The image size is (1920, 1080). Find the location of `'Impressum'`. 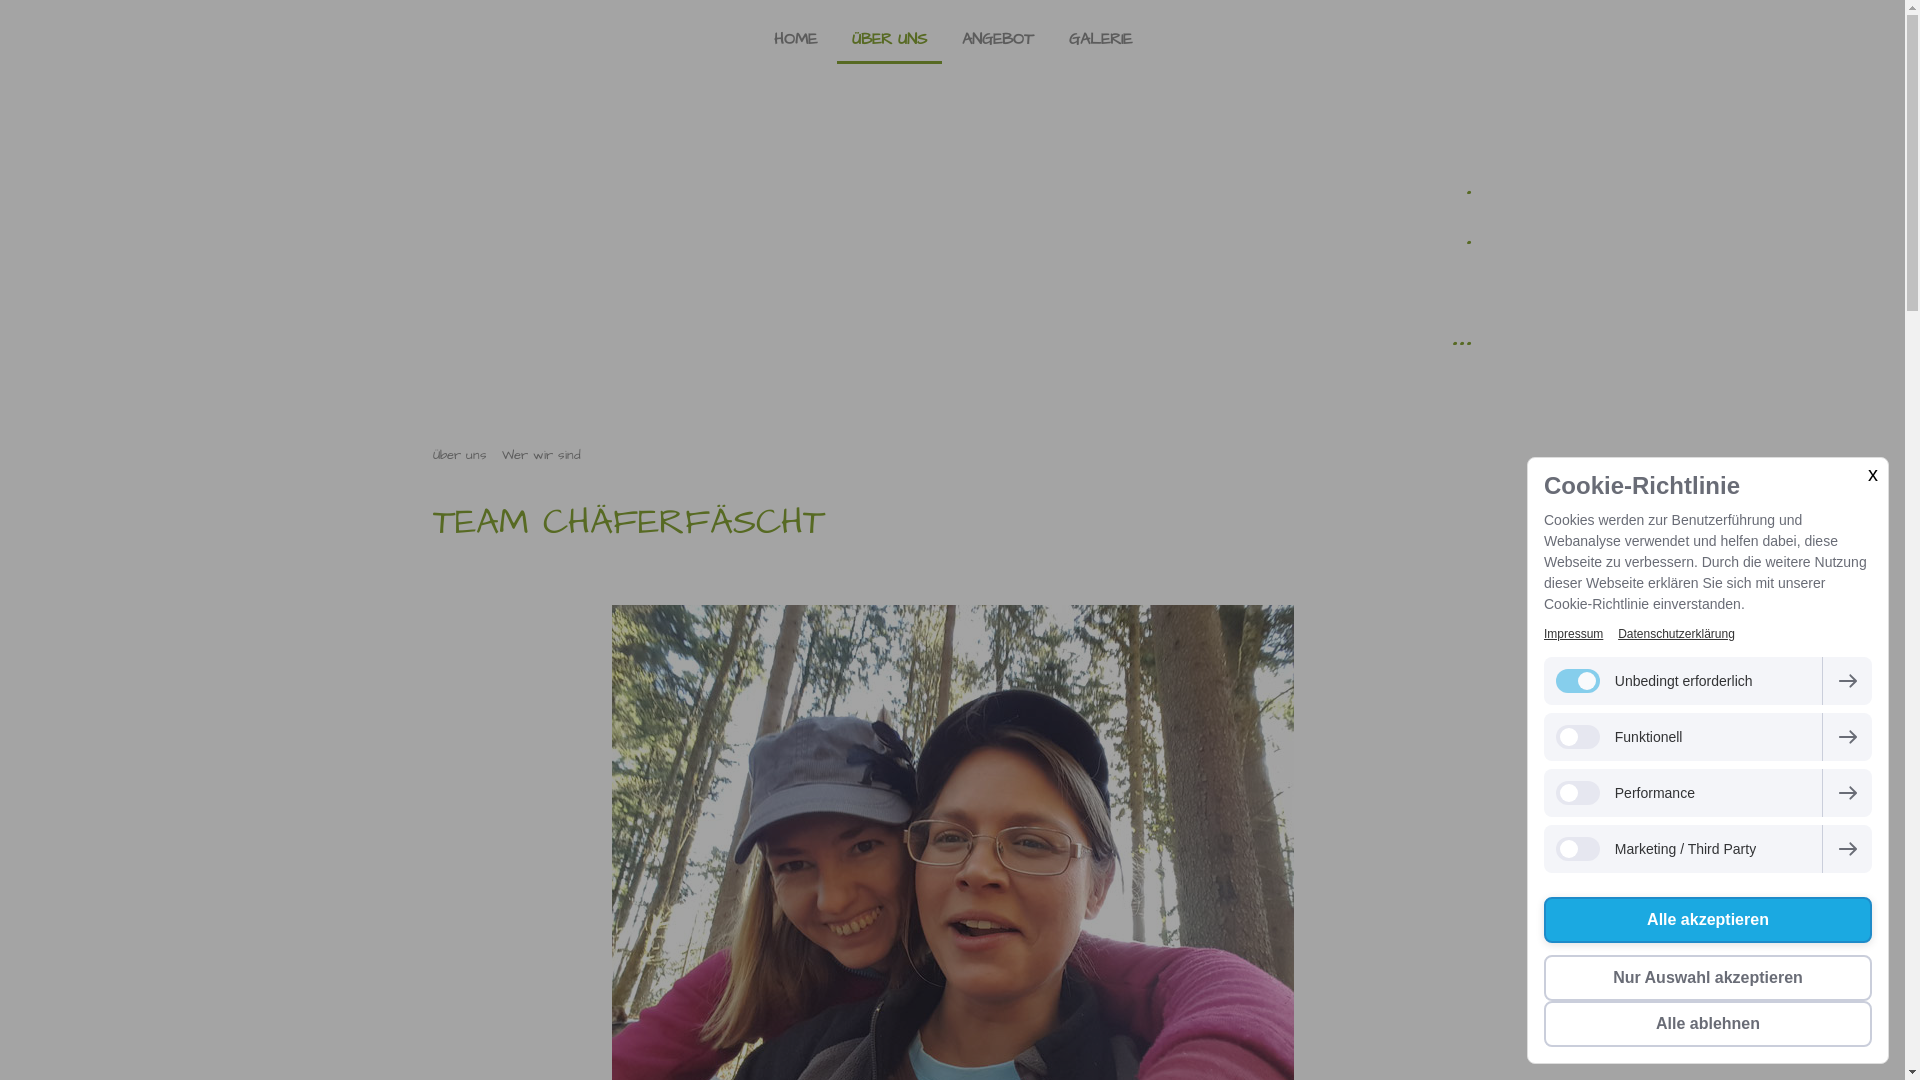

'Impressum' is located at coordinates (1572, 633).